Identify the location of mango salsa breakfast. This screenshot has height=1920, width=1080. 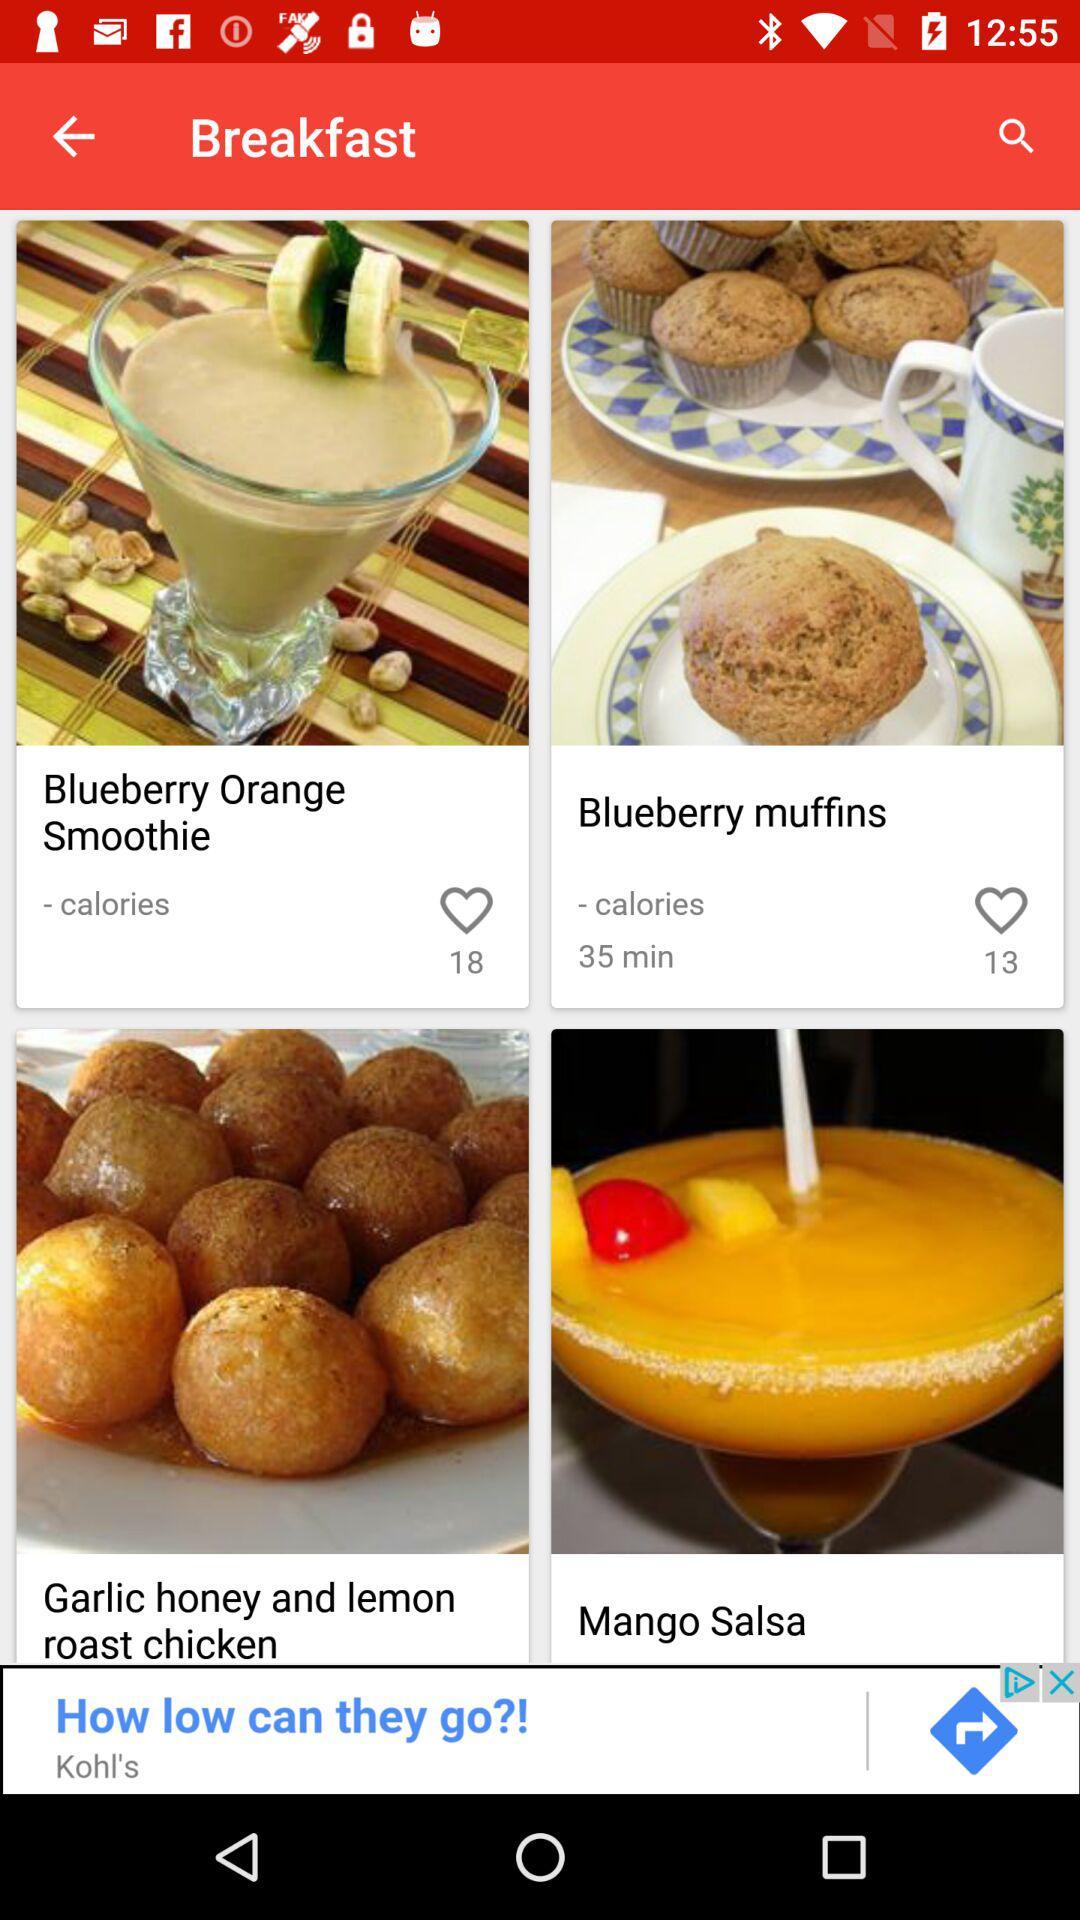
(806, 1291).